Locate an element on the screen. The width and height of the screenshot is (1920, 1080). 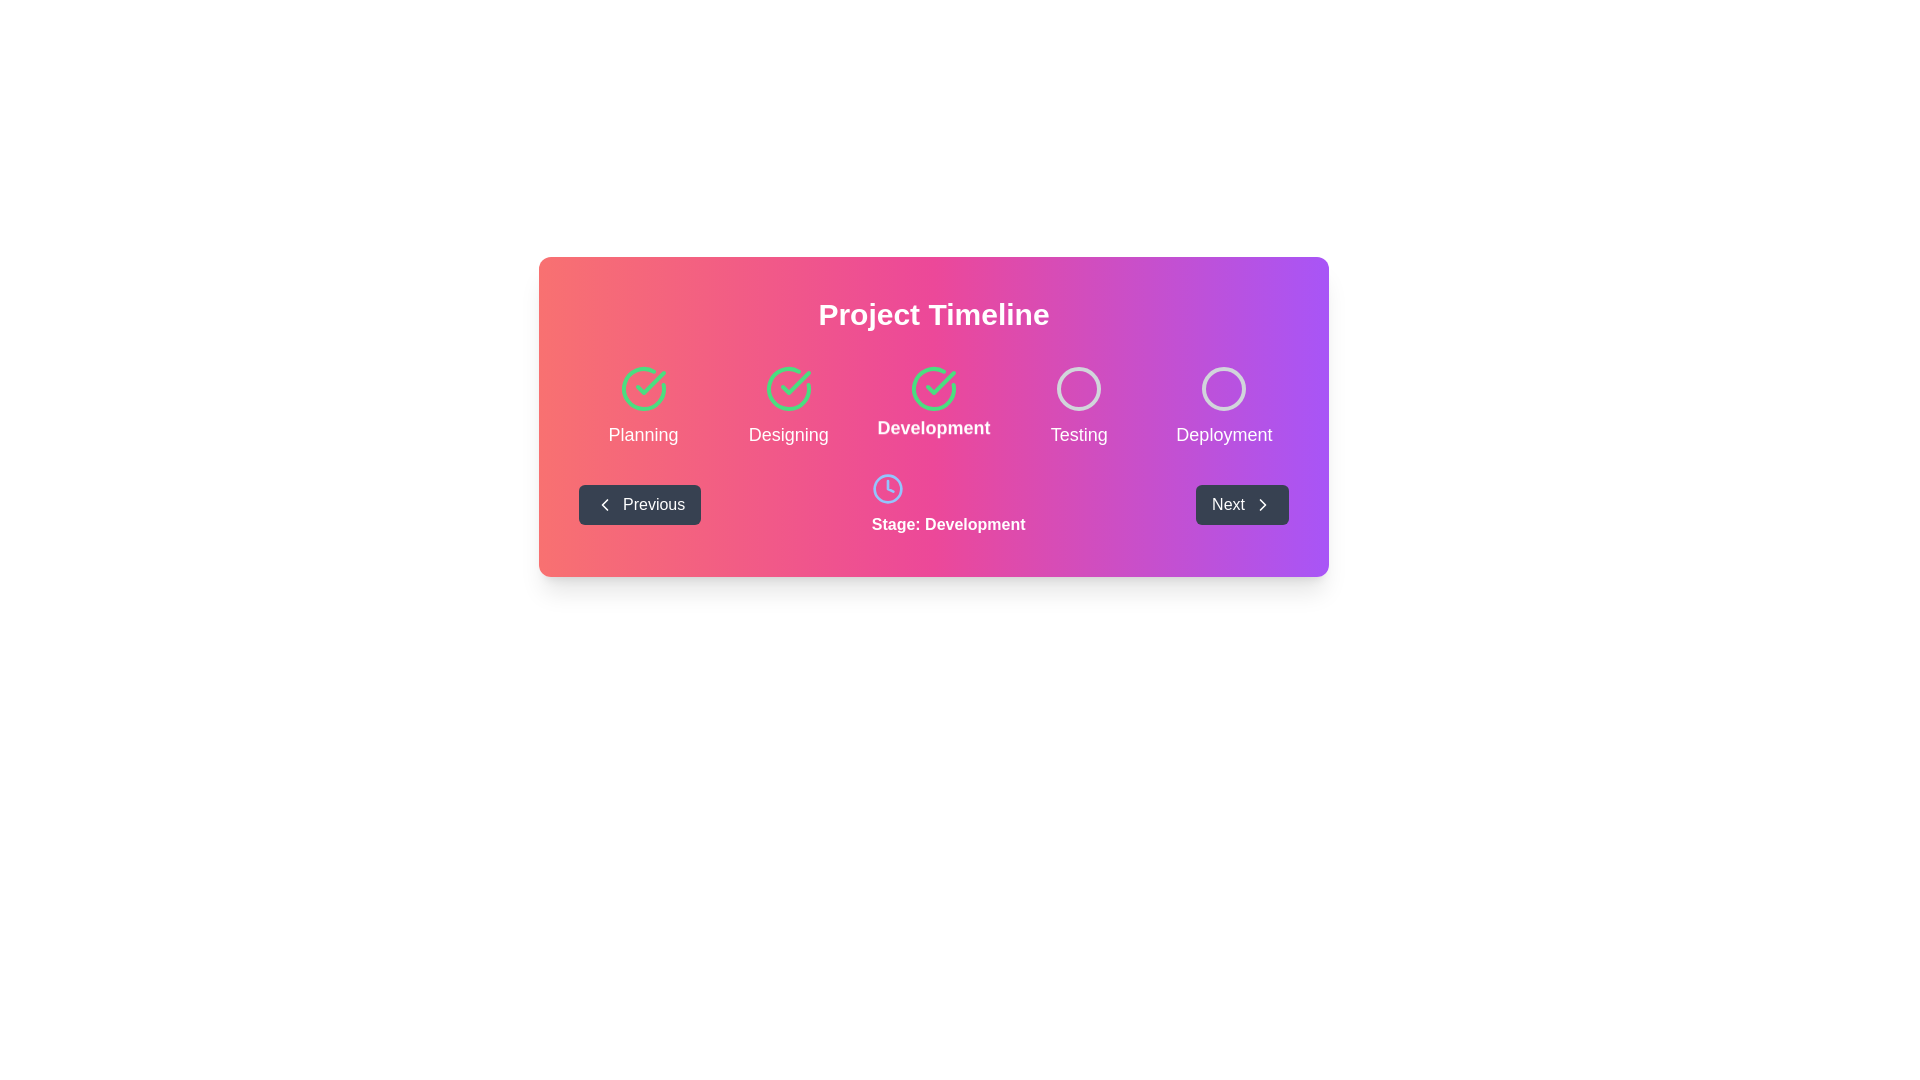
the circular checkmark icon, which is the third item in a horizontal arrangement above the 'Development' label is located at coordinates (932, 389).